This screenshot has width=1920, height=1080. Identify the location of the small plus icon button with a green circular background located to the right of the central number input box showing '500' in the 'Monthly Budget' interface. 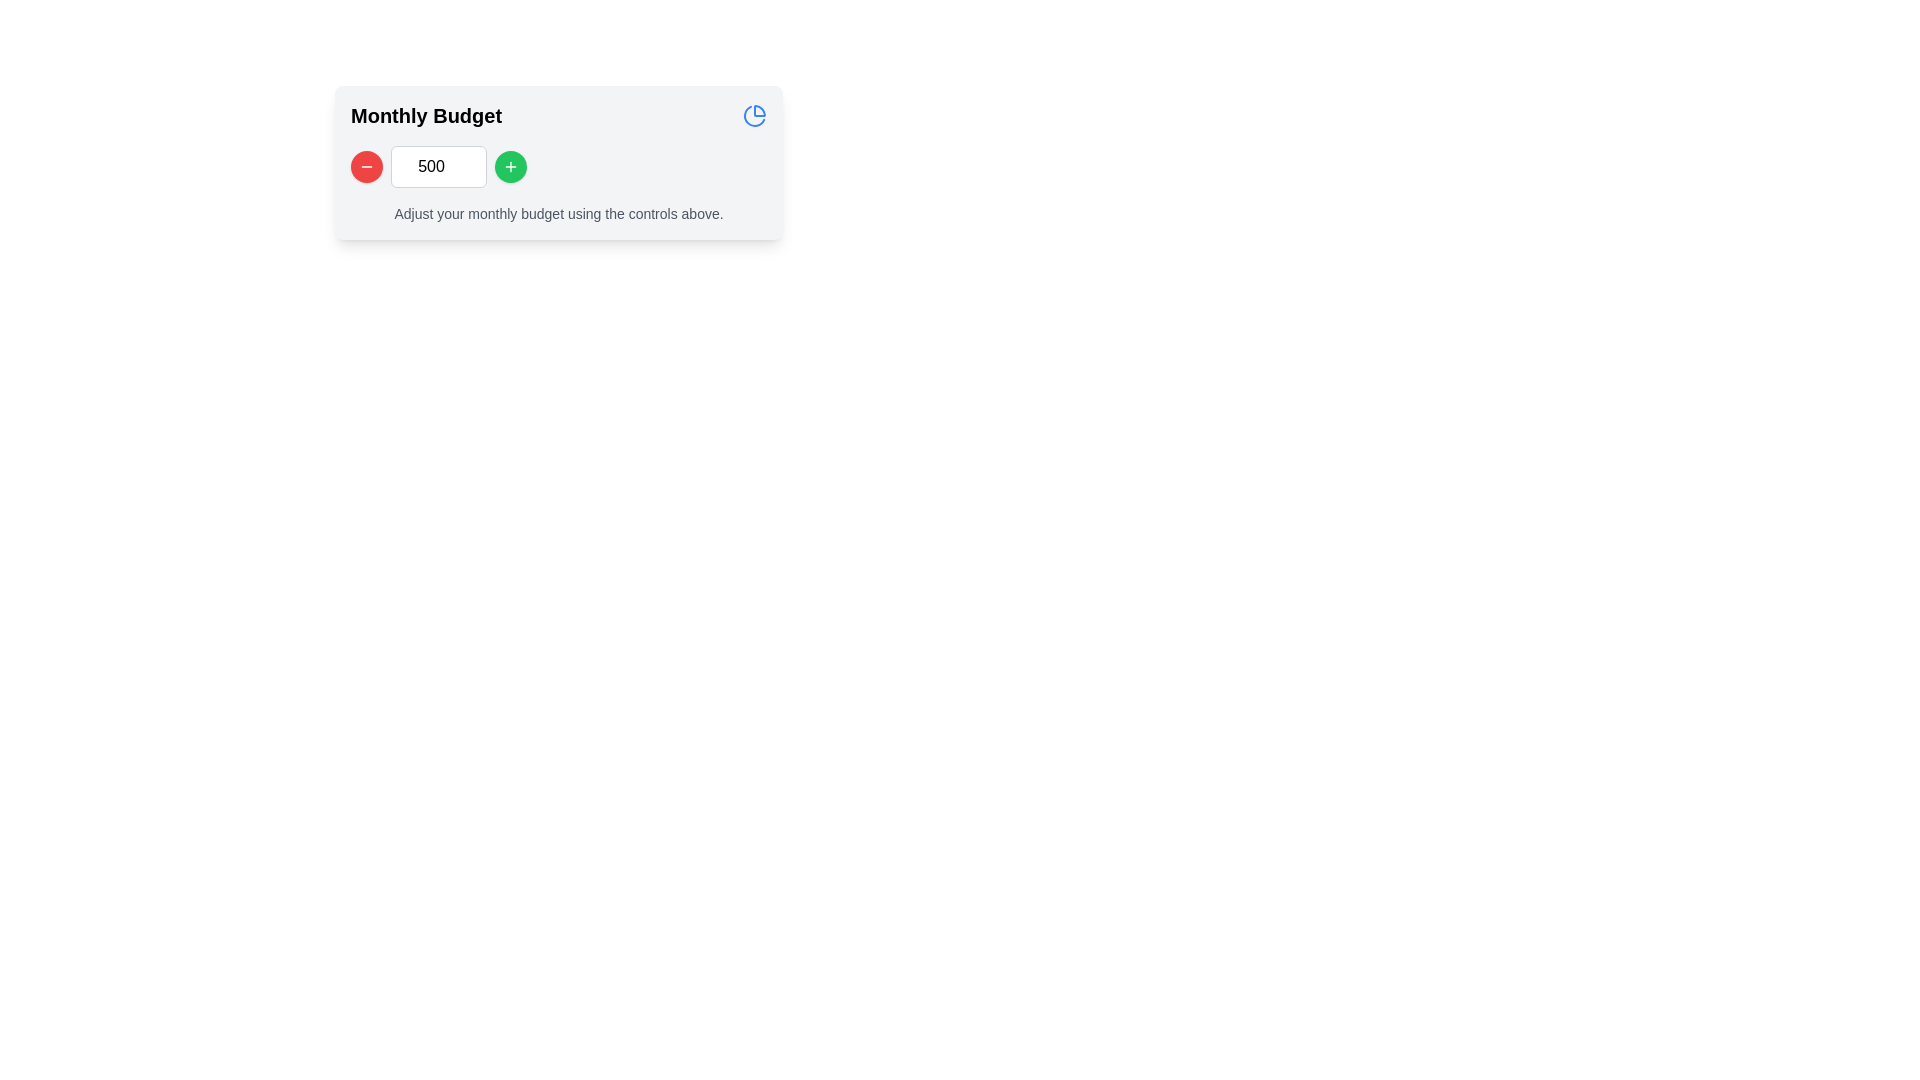
(510, 165).